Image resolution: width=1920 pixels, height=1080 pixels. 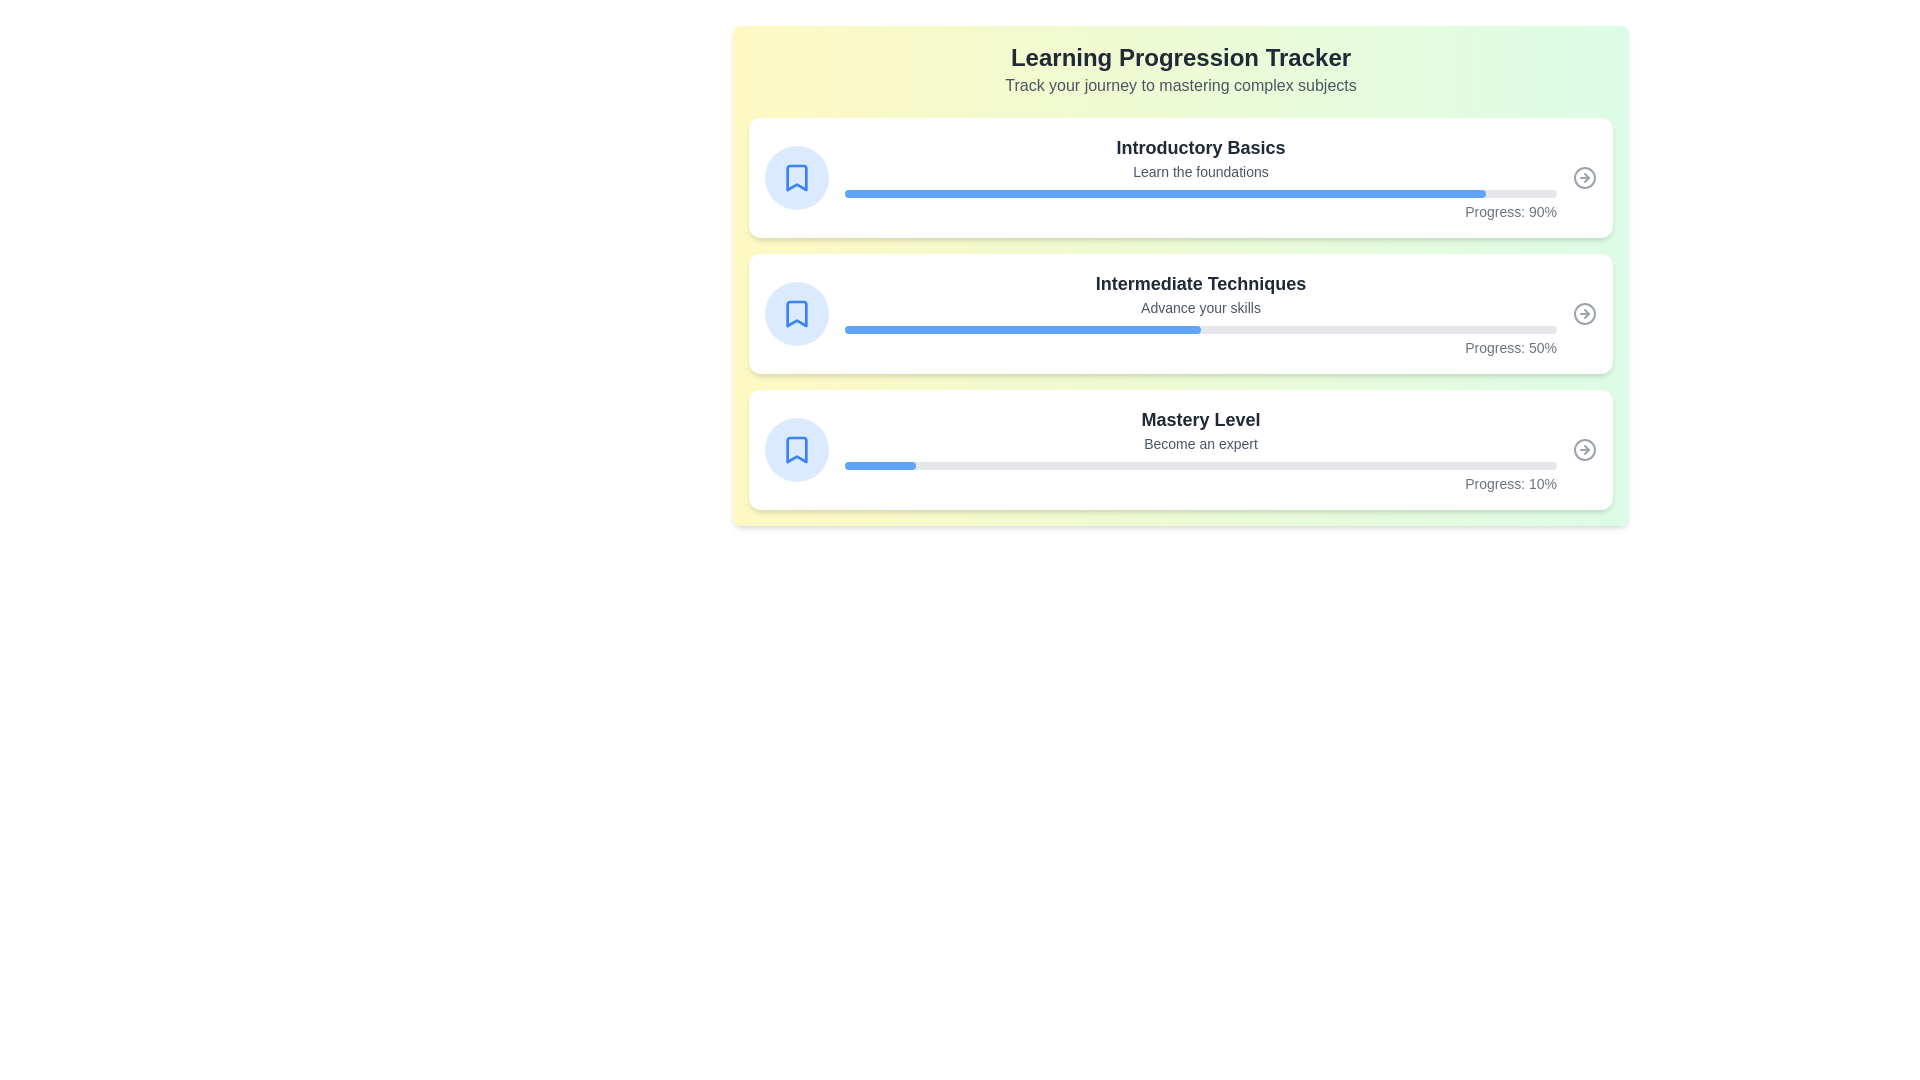 I want to click on the 'Introductory Basics' text label, which serves as the title for the introductory section in the learning progression tracker, so click(x=1200, y=146).